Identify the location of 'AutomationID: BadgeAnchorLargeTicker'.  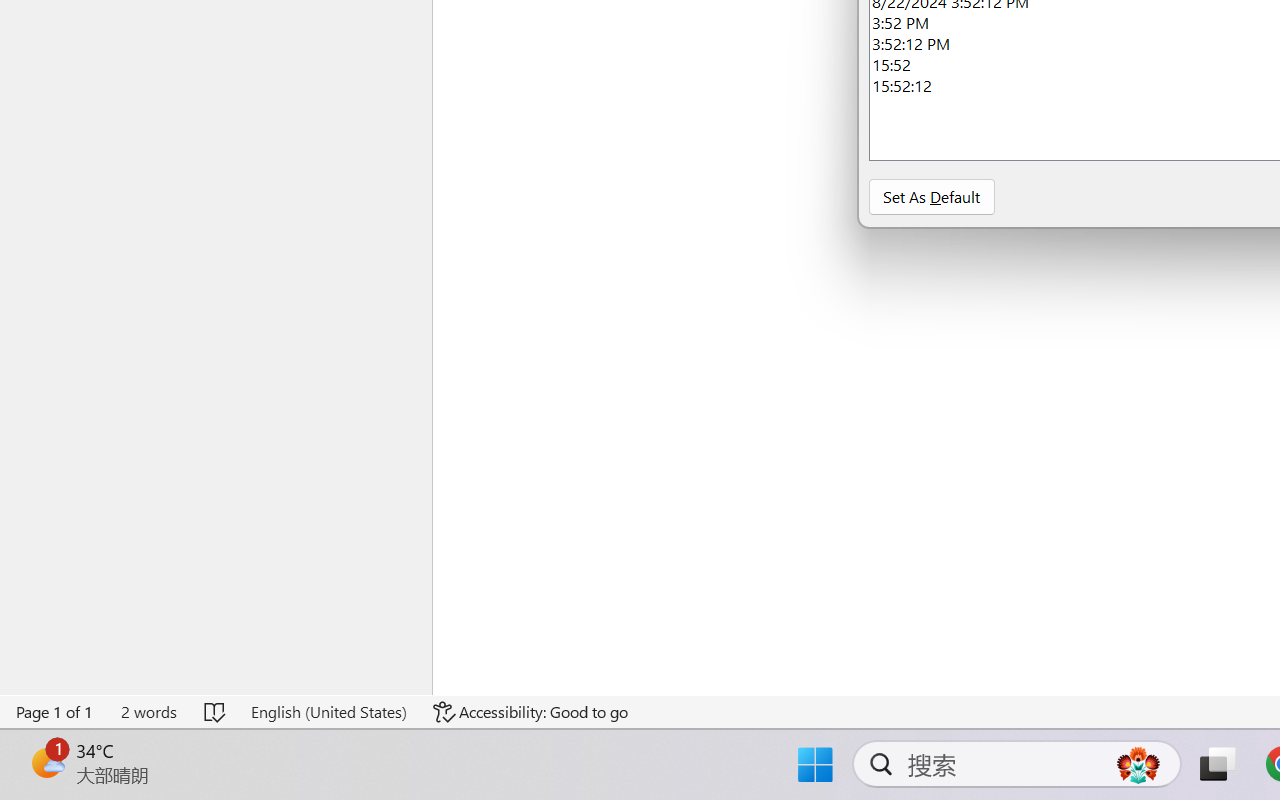
(46, 762).